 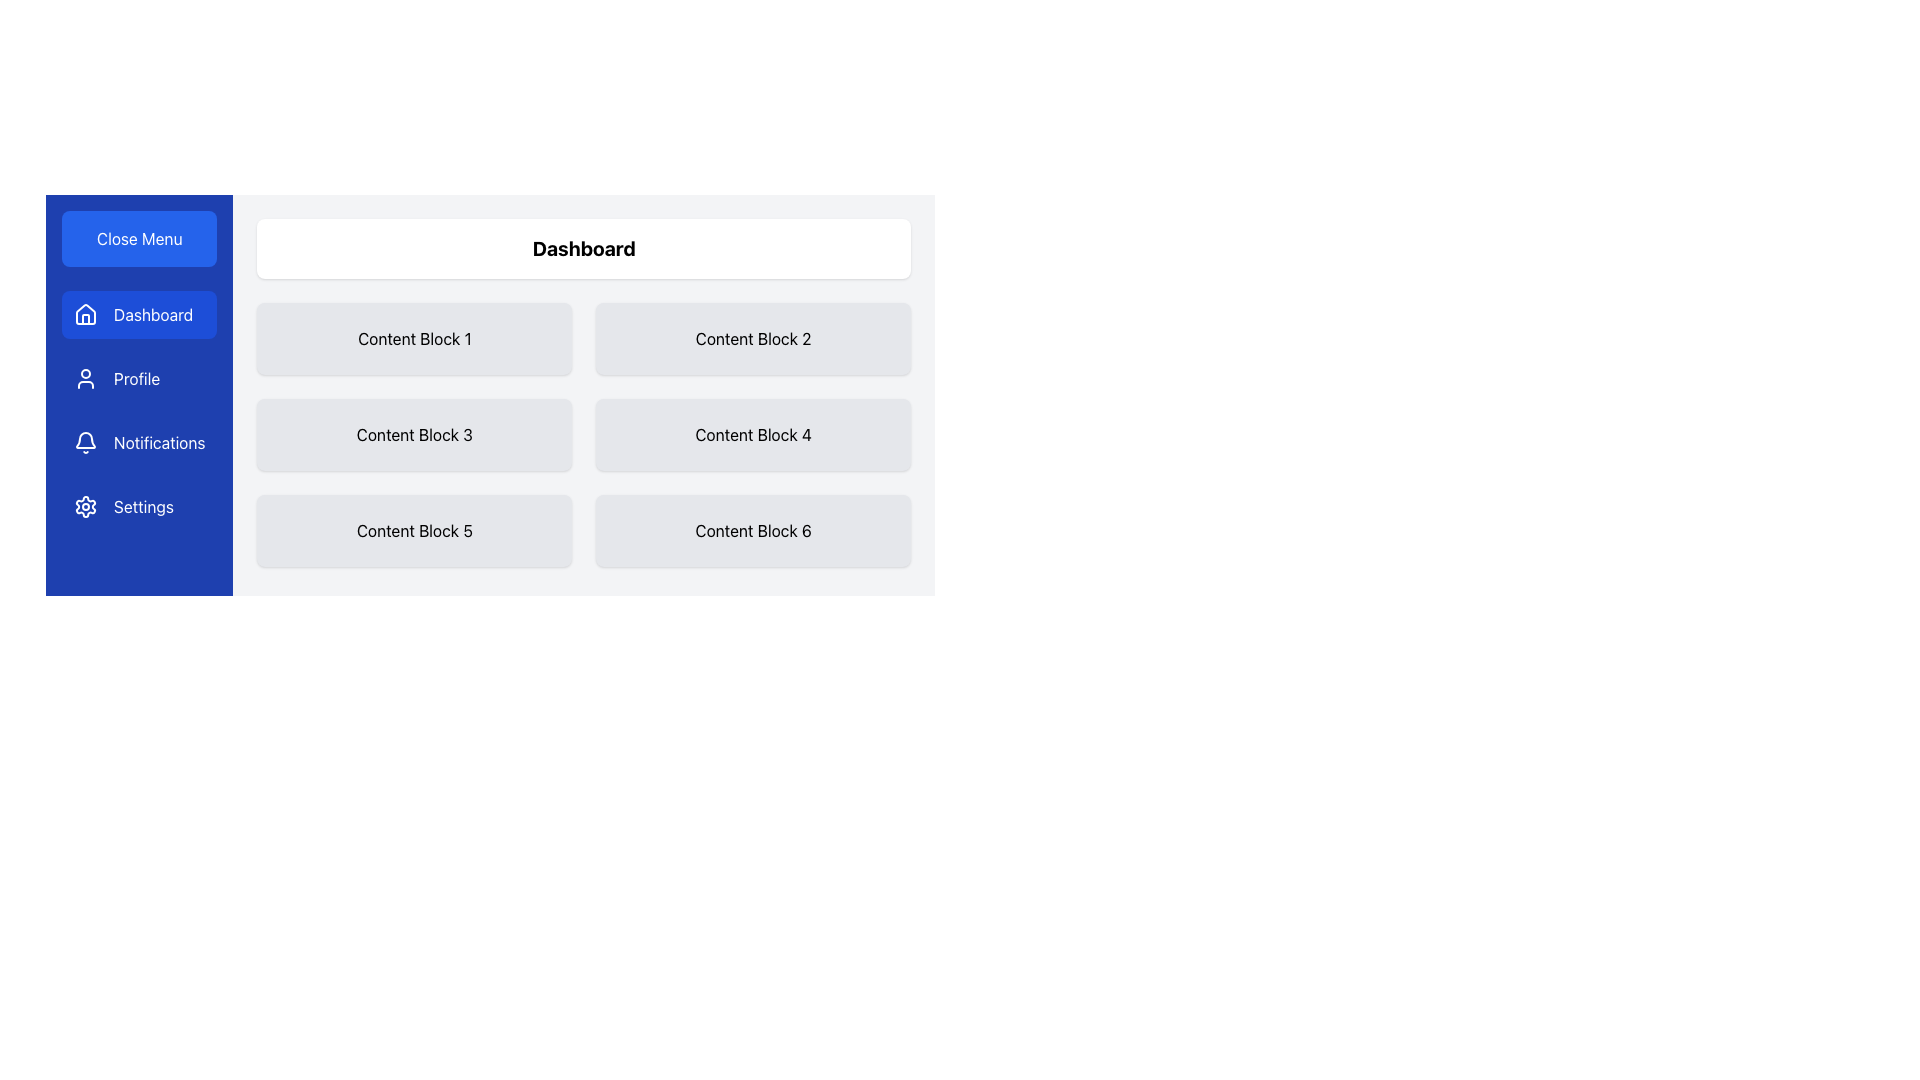 What do you see at coordinates (136, 378) in the screenshot?
I see `text content of the 'Profile' label located in the left-hand navigation menu, which is embedded within a blue background area and aligned to the left side, just below the 'Dashboard' label` at bounding box center [136, 378].